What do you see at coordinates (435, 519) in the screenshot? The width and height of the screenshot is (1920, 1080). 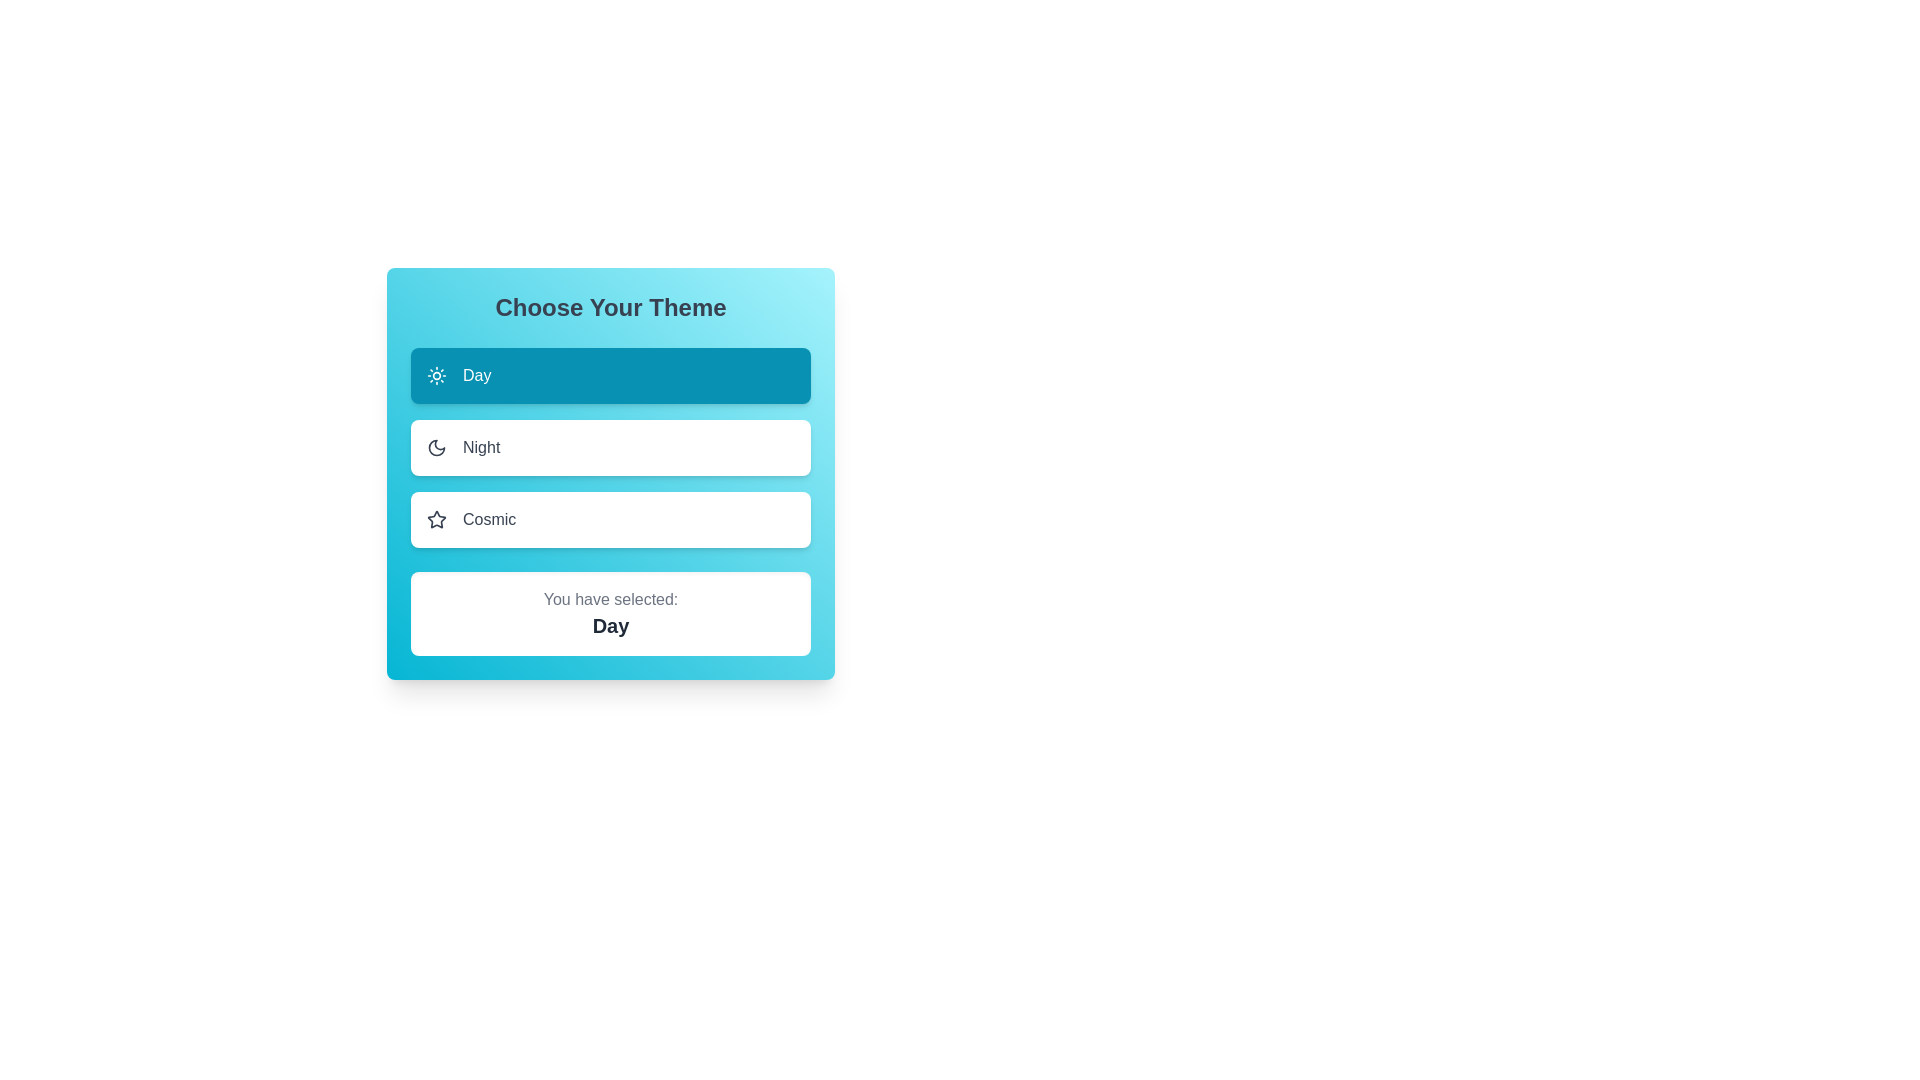 I see `the outlined star-shaped icon styled with a dark border, which is the leftmost icon within the 'Cosmic' option button, positioned to the far left of the text 'Cosmic'` at bounding box center [435, 519].